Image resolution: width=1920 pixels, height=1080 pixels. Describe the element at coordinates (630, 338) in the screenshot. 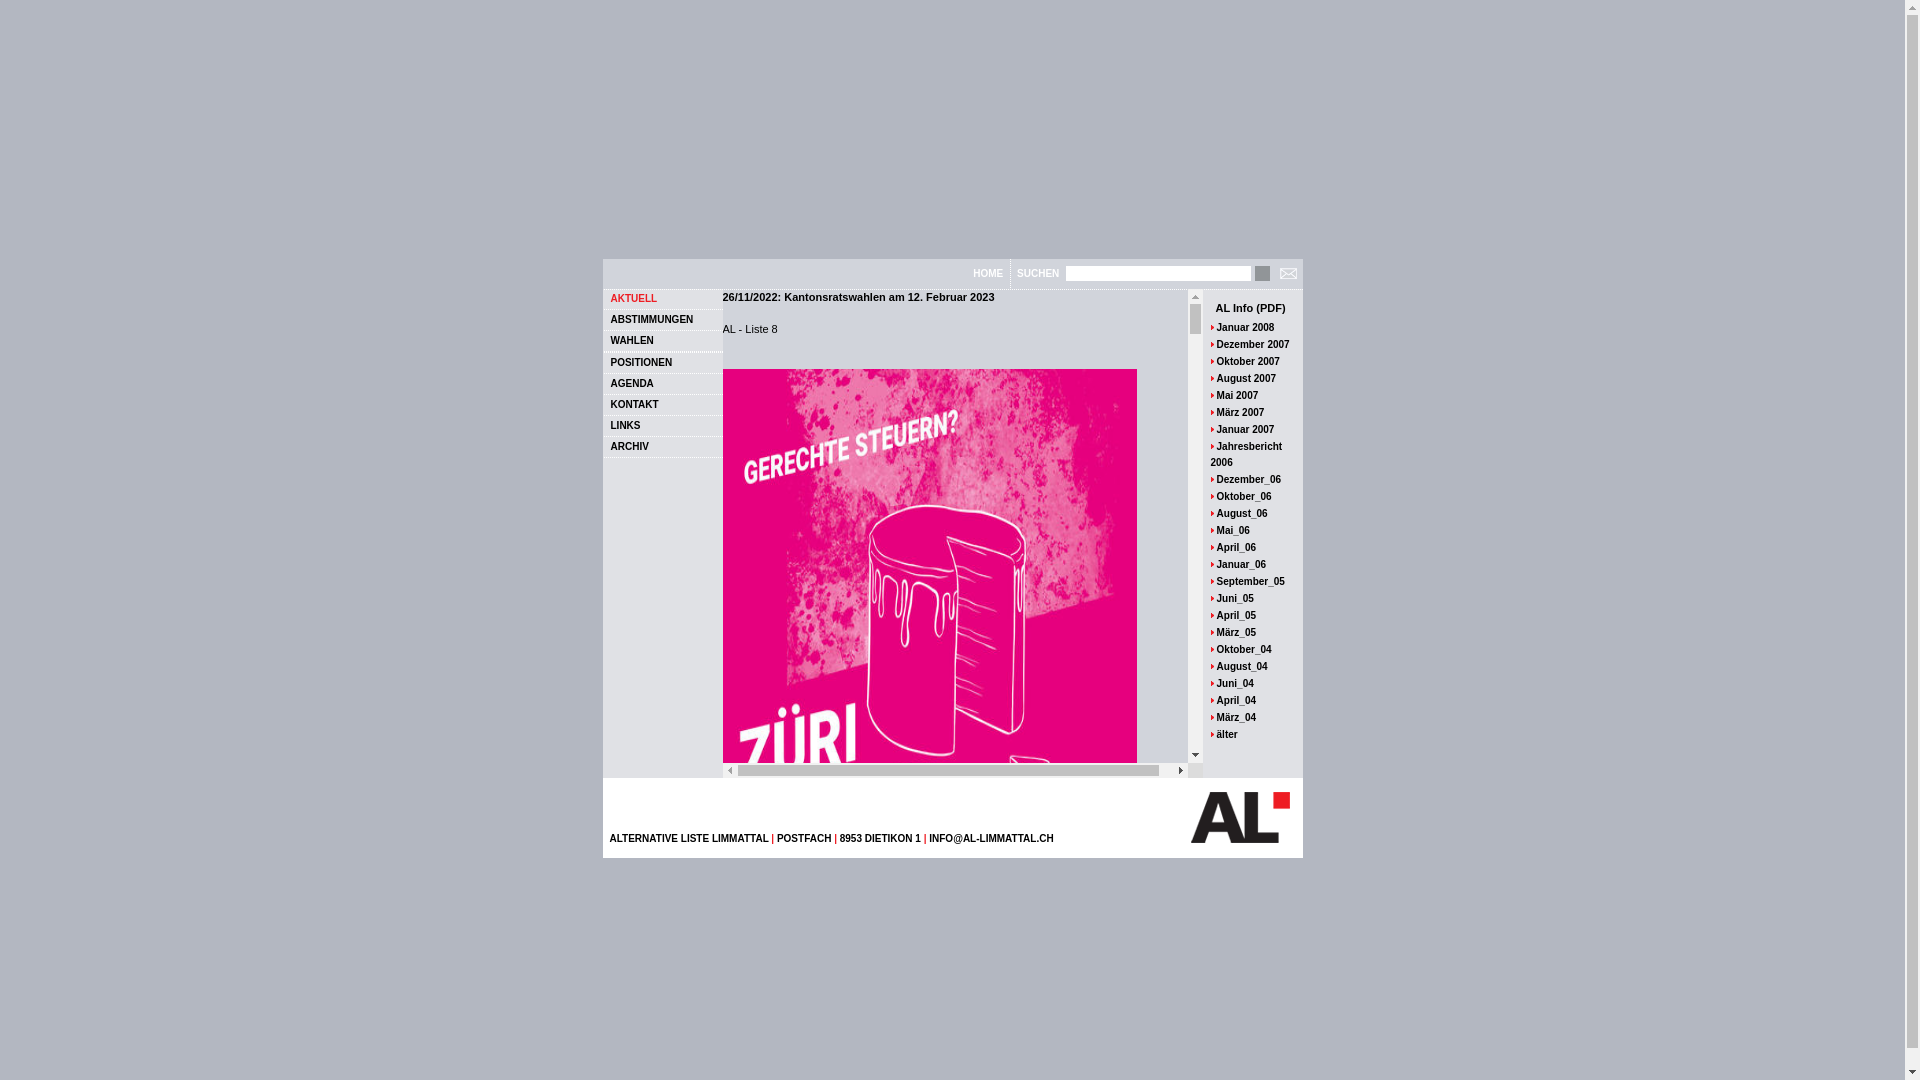

I see `'WAHLEN'` at that location.